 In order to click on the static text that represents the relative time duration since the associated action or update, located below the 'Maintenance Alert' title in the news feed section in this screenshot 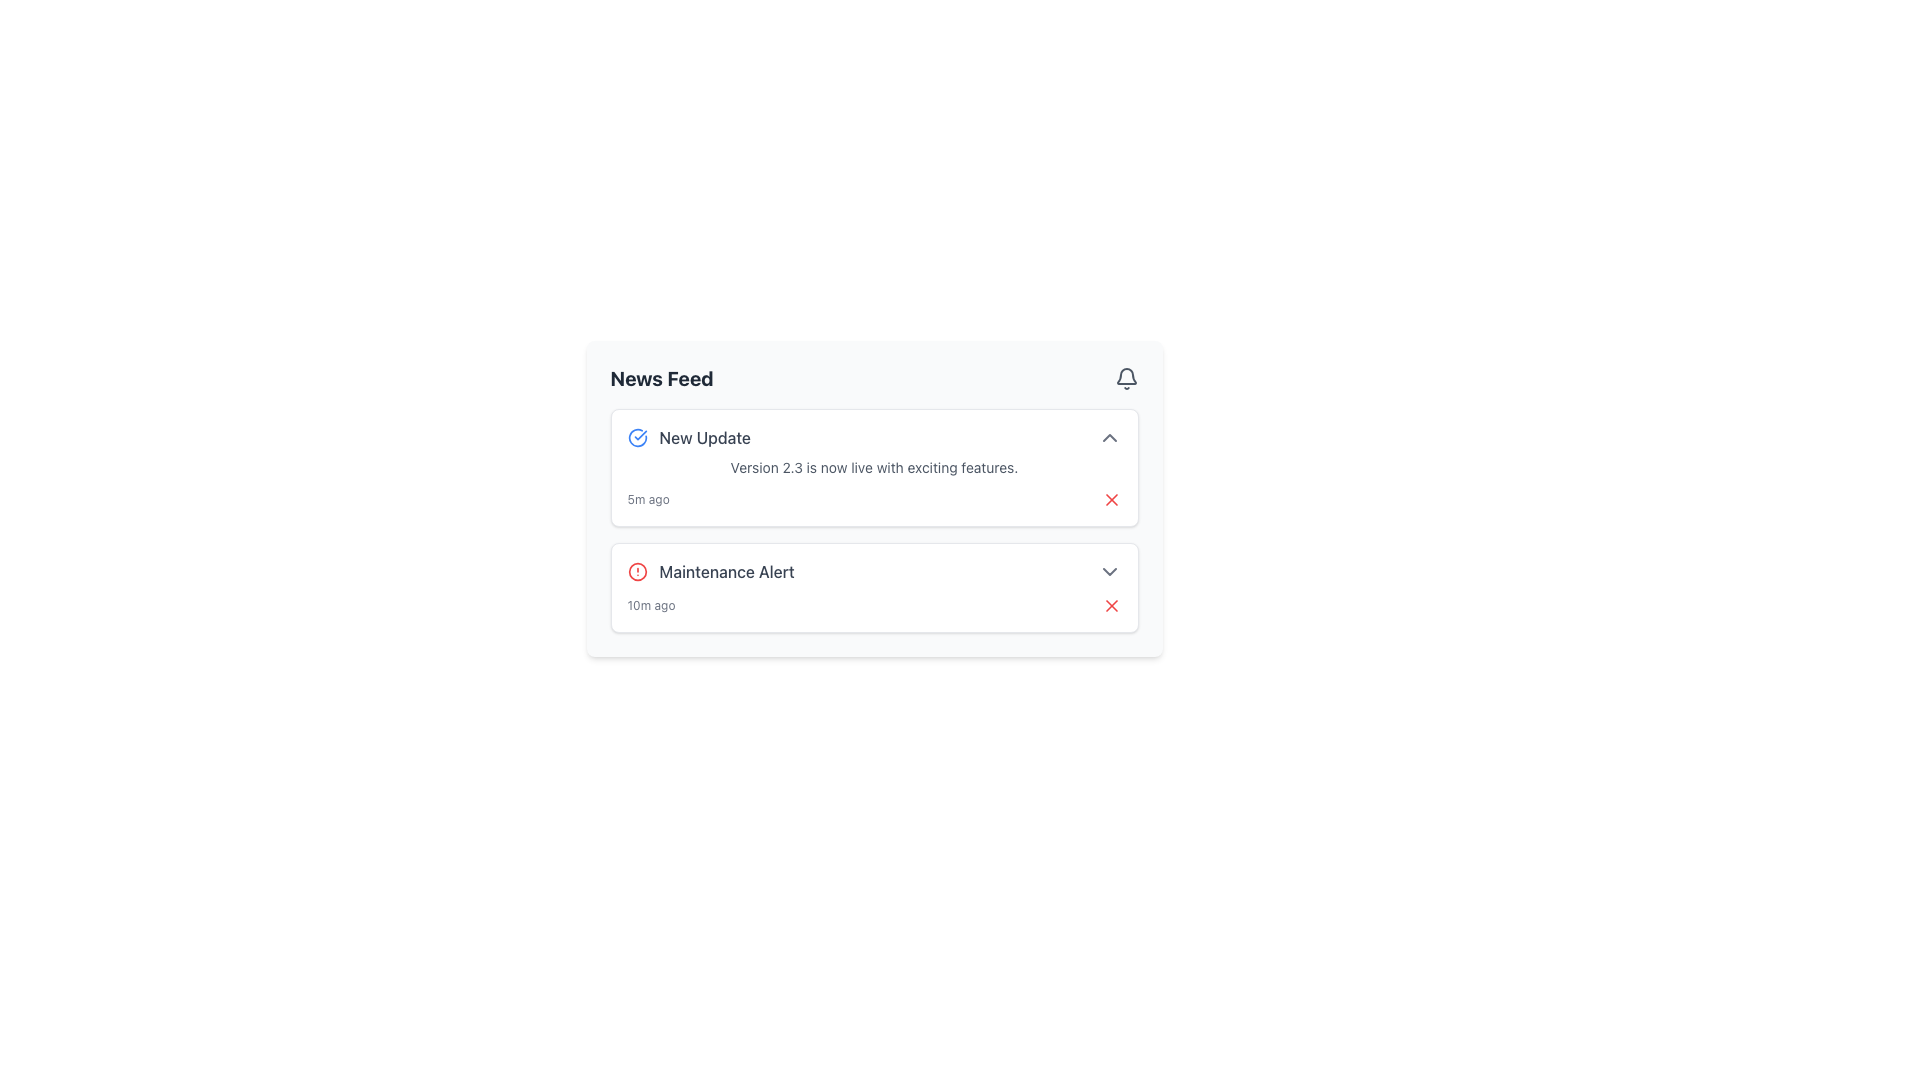, I will do `click(651, 604)`.